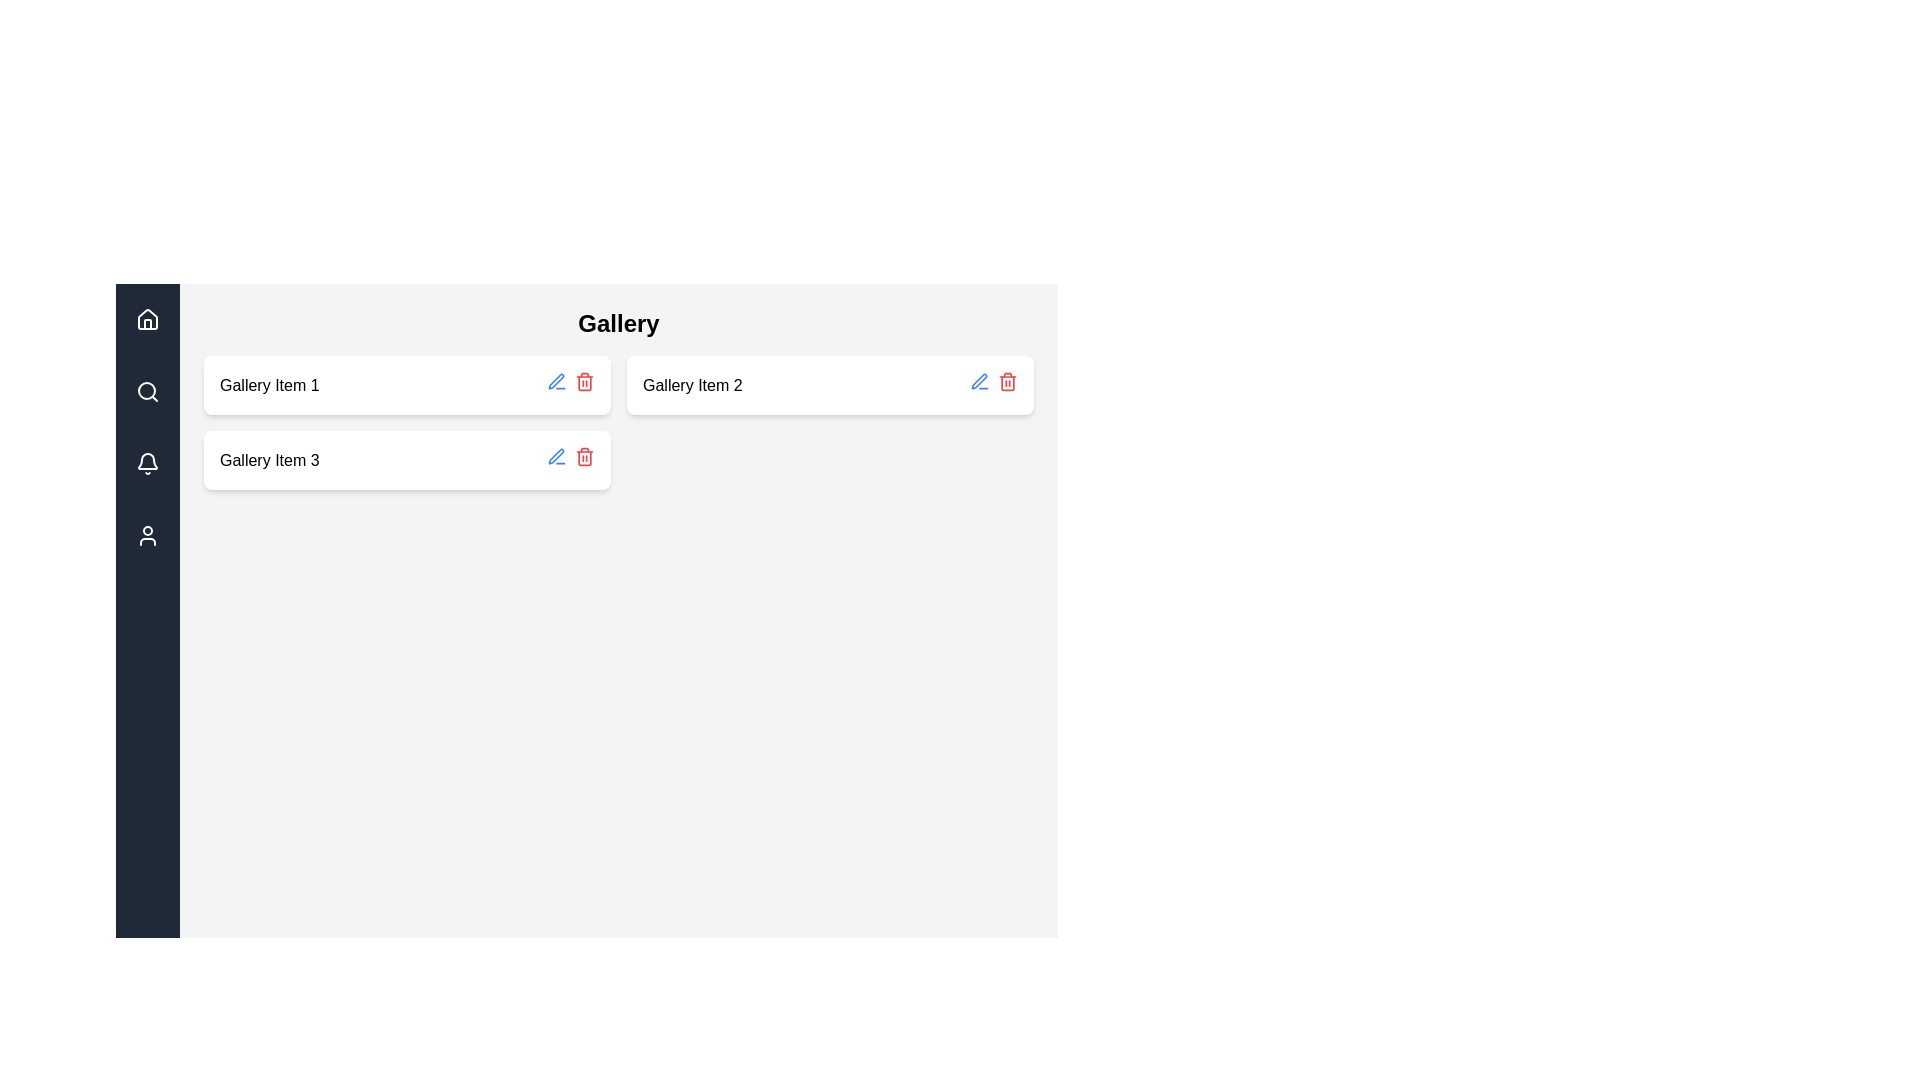 This screenshot has width=1920, height=1080. What do you see at coordinates (146, 390) in the screenshot?
I see `the inner circular part of the magnifying glass icon located on the sidebar, which is the second icon from the top` at bounding box center [146, 390].